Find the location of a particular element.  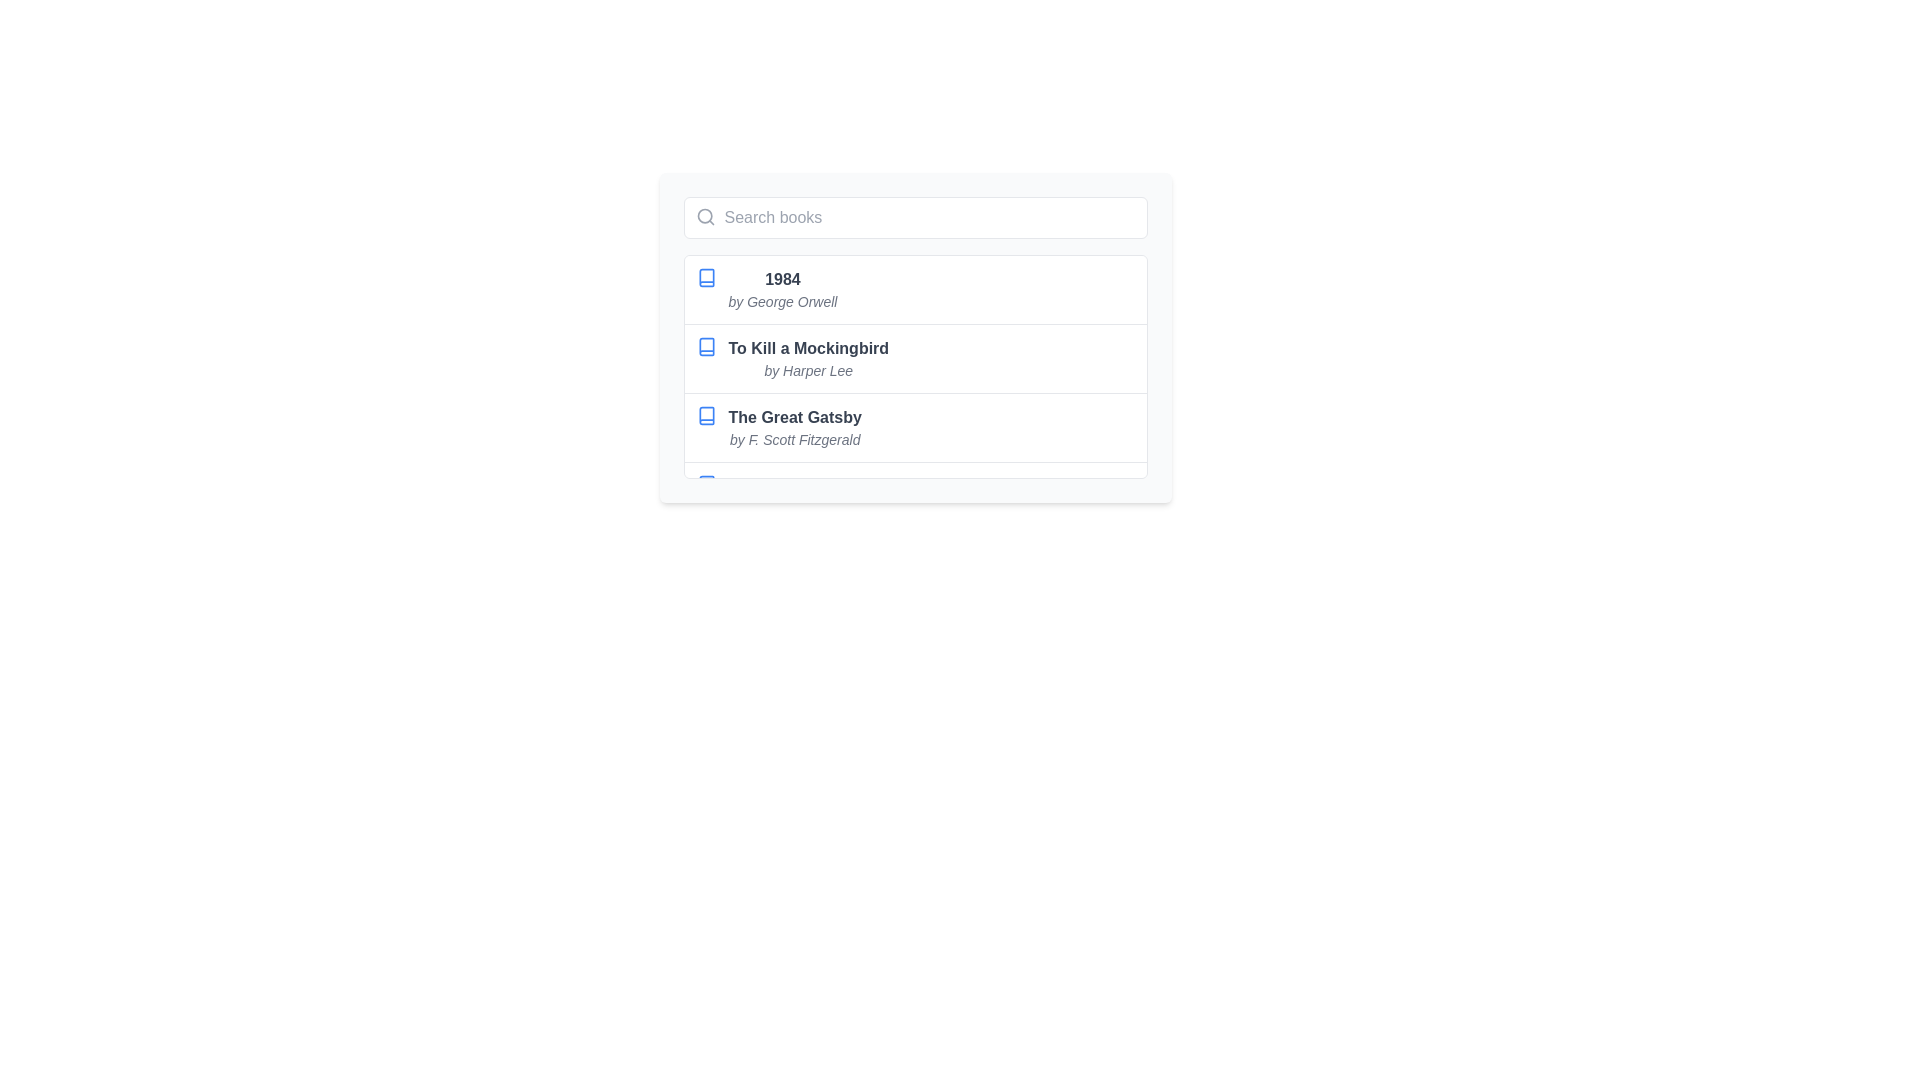

the text display component showing the book title '1984' by George Orwell to trigger a tooltip or highlight is located at coordinates (781, 289).